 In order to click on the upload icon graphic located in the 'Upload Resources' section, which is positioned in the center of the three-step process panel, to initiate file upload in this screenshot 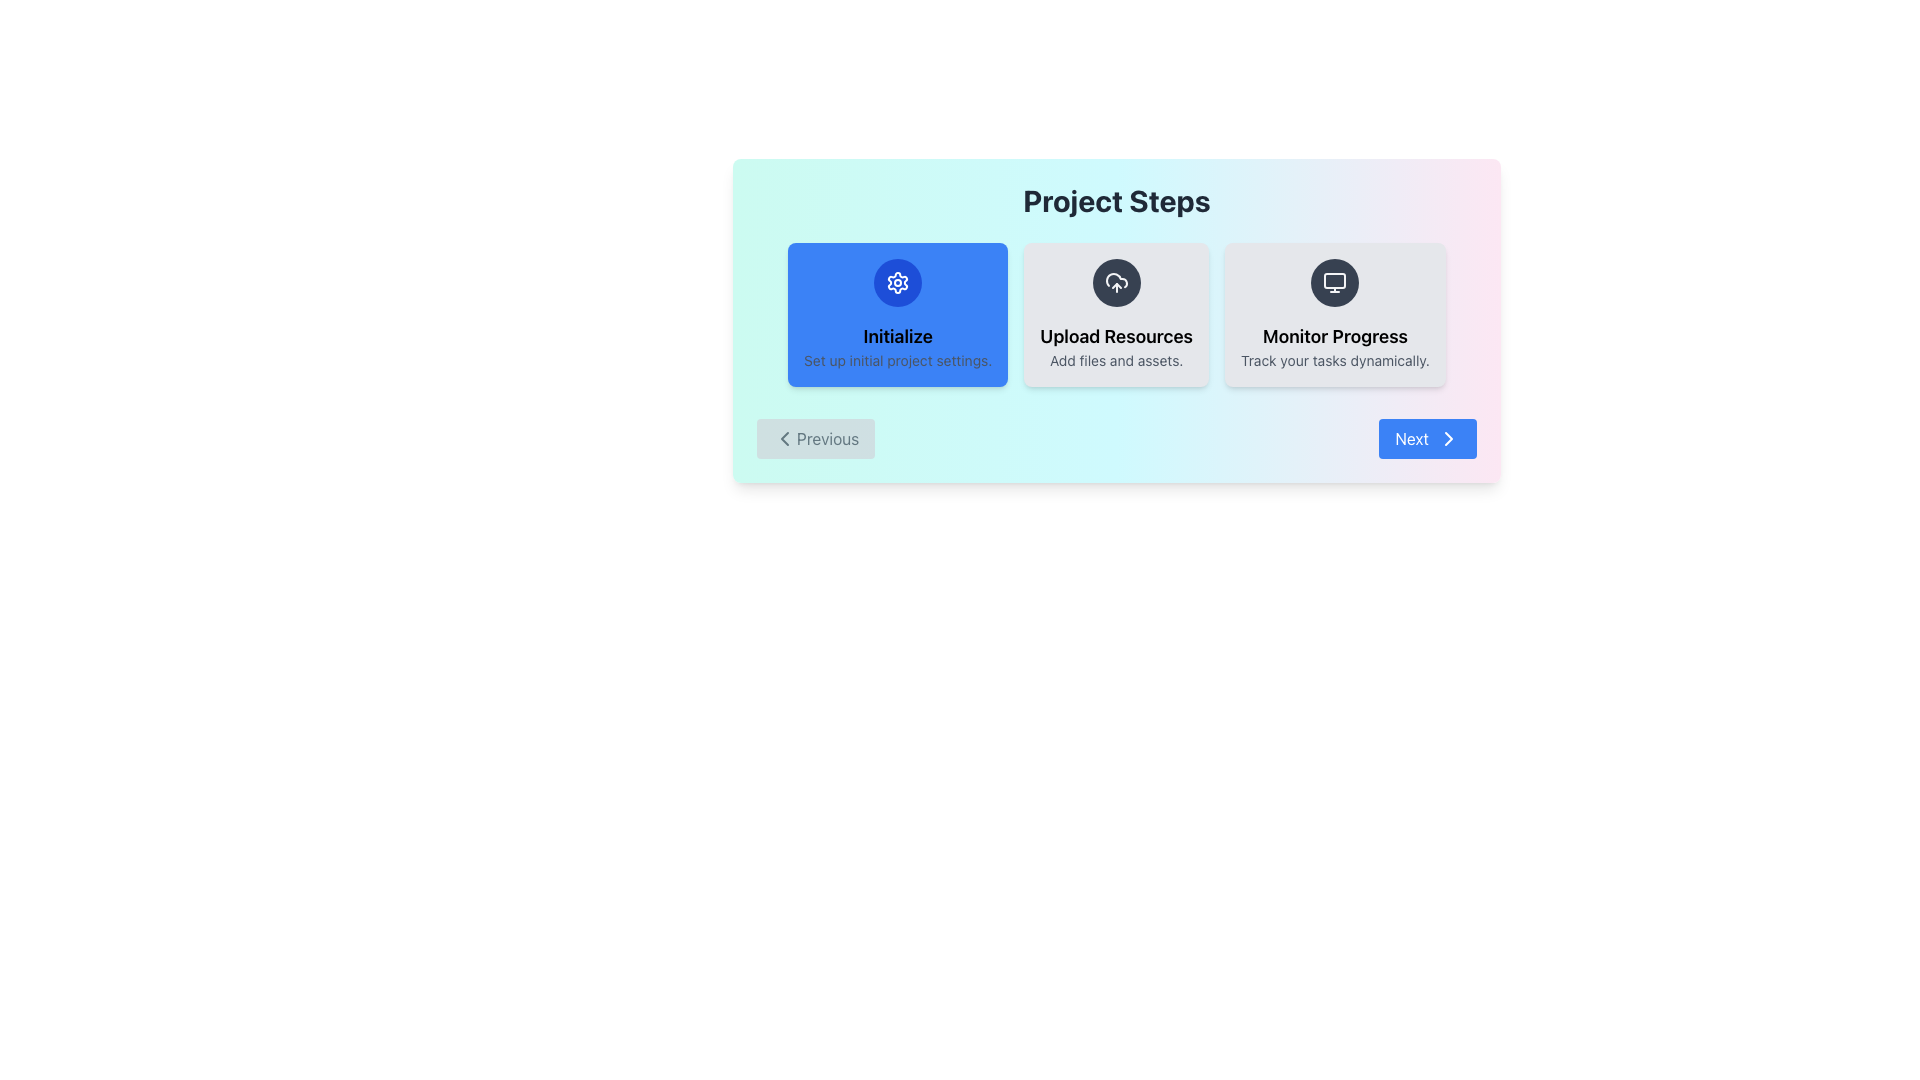, I will do `click(1115, 282)`.